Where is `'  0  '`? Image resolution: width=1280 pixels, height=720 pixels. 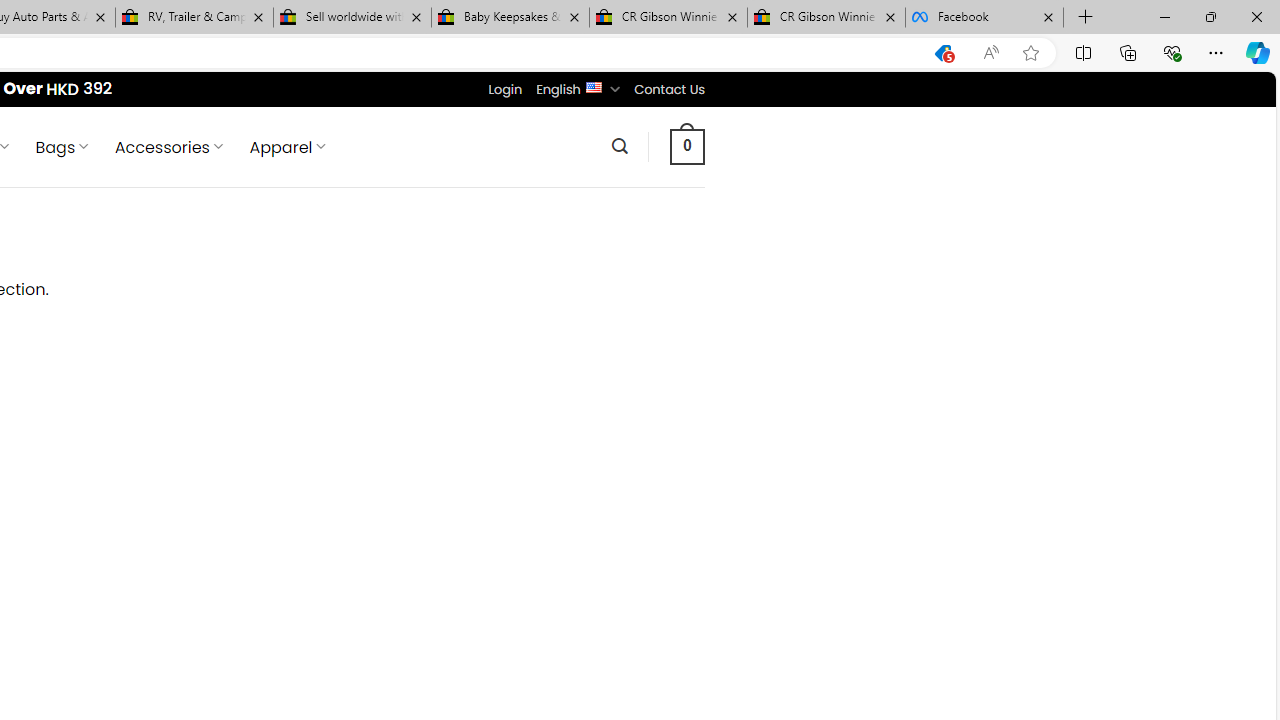 '  0  ' is located at coordinates (688, 145).